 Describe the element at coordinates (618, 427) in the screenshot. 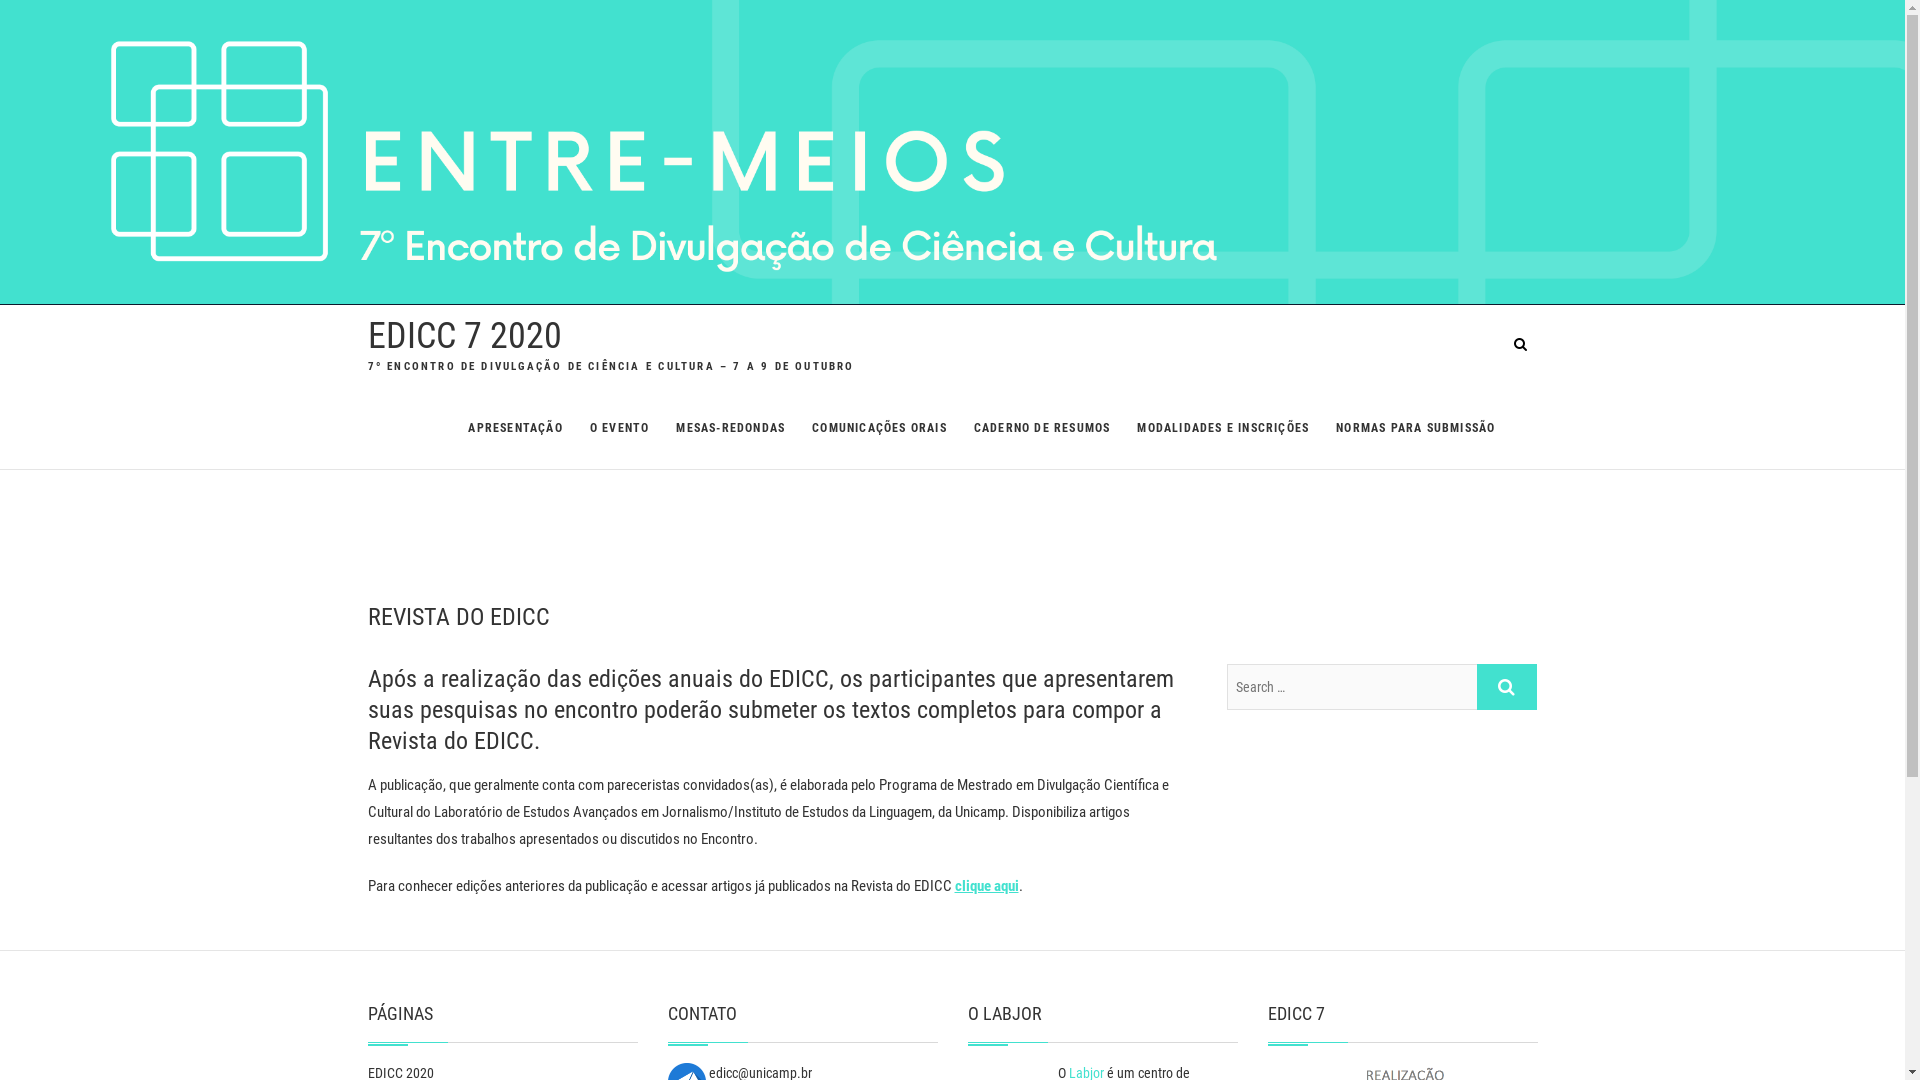

I see `'O EVENTO'` at that location.